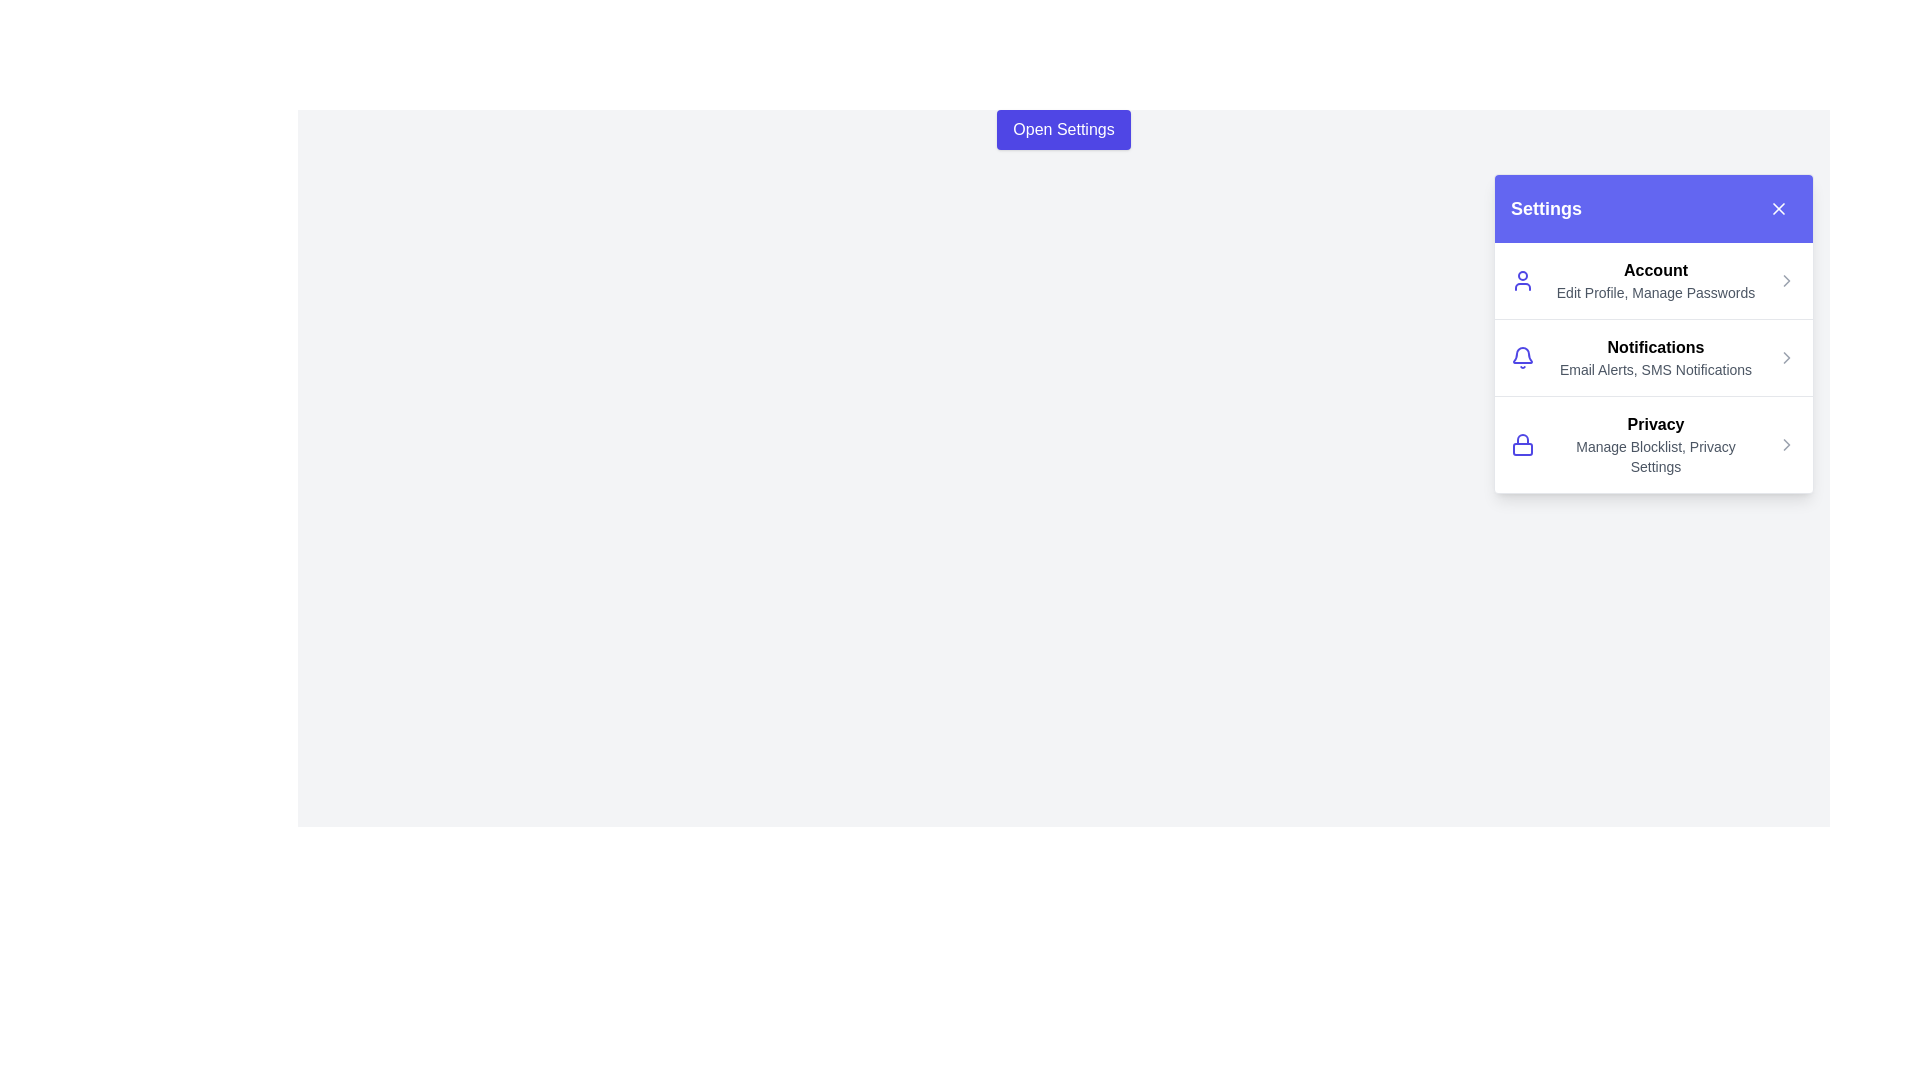 The width and height of the screenshot is (1920, 1080). What do you see at coordinates (1656, 346) in the screenshot?
I see `text of the 'Notifications' heading label located within the settings menu, positioned to the right of a bell icon and above a descriptive text label` at bounding box center [1656, 346].